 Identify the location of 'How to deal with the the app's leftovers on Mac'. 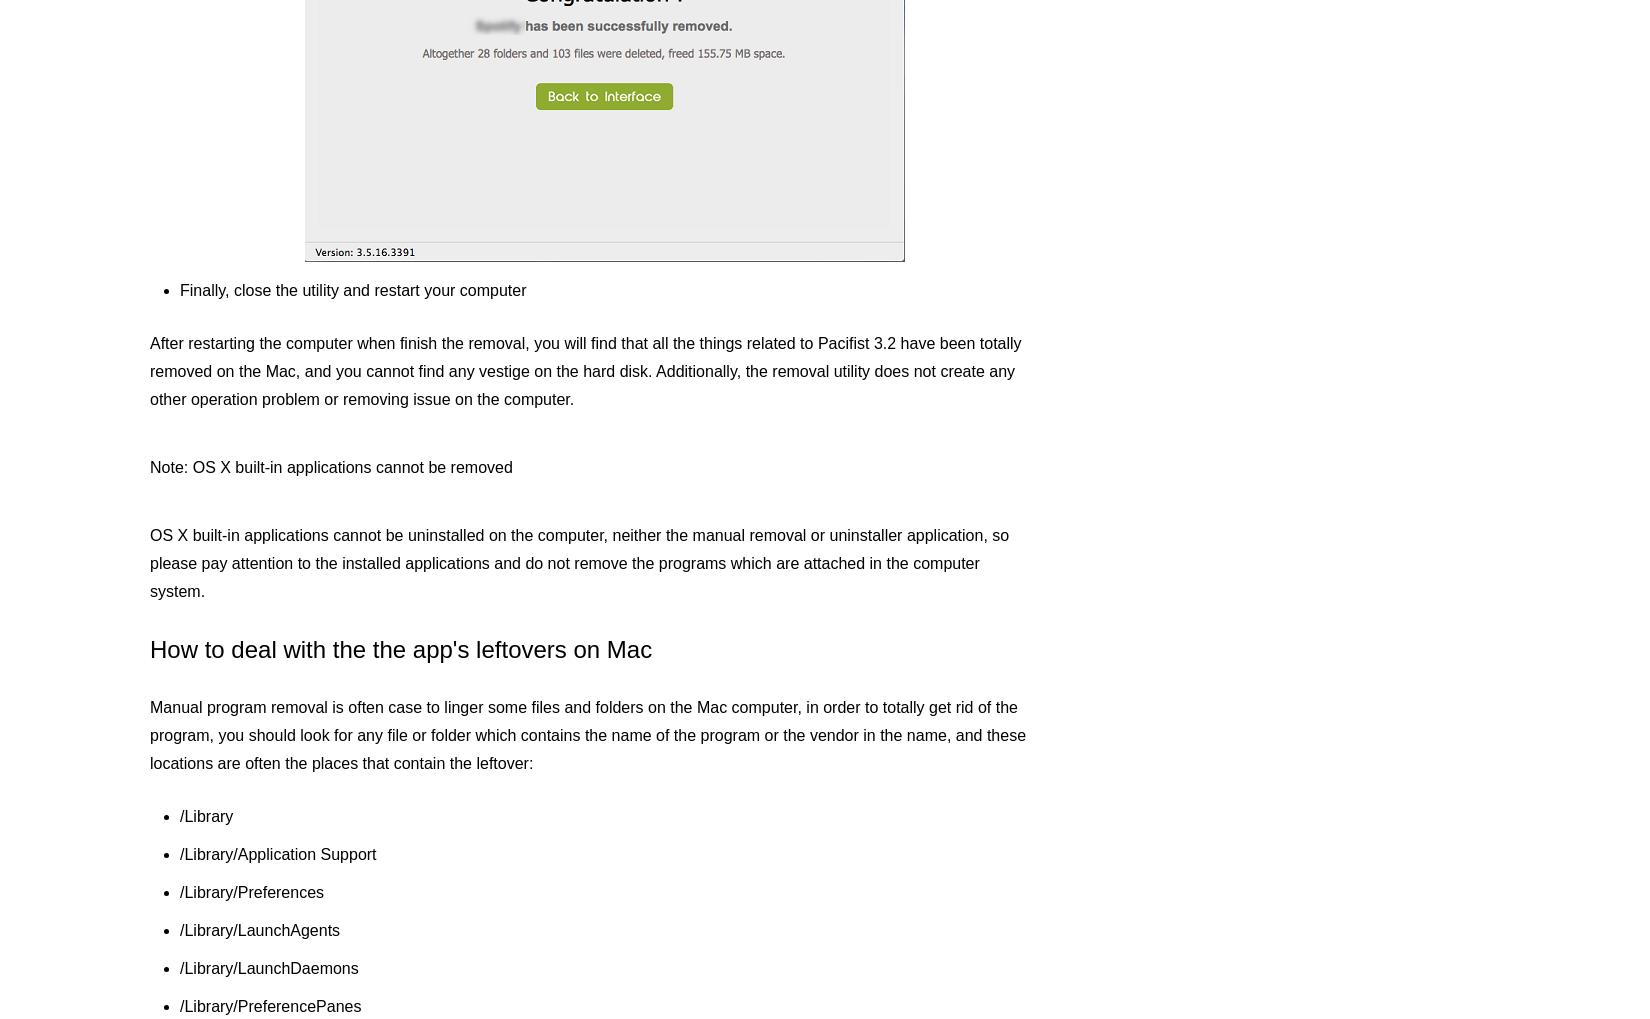
(400, 648).